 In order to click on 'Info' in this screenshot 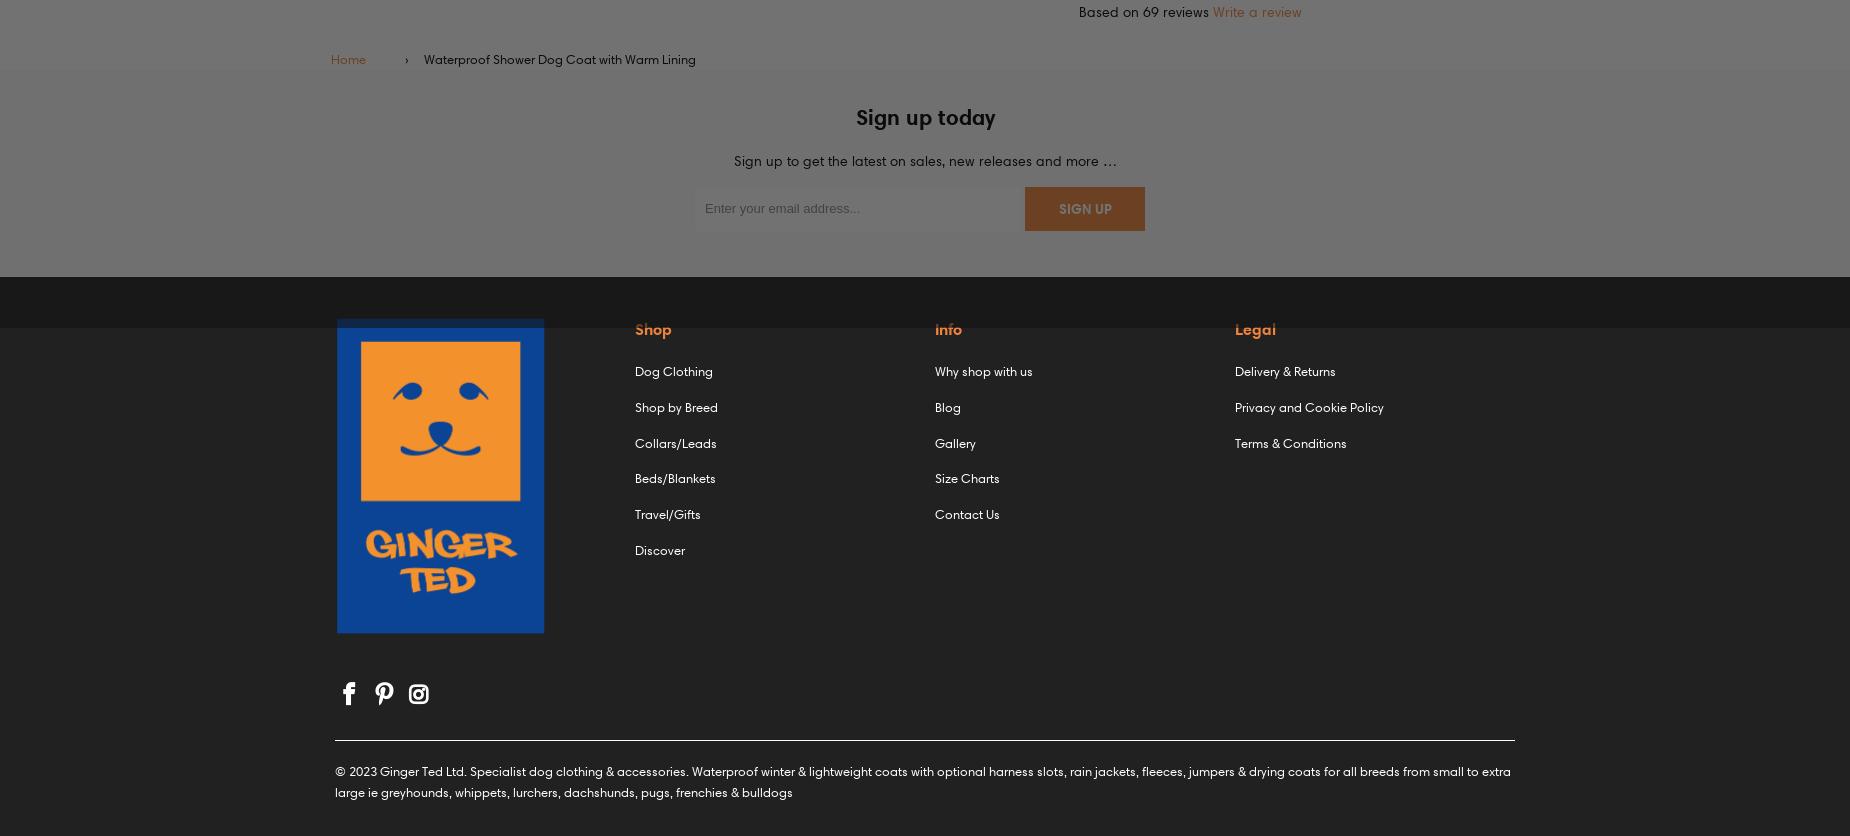, I will do `click(947, 326)`.